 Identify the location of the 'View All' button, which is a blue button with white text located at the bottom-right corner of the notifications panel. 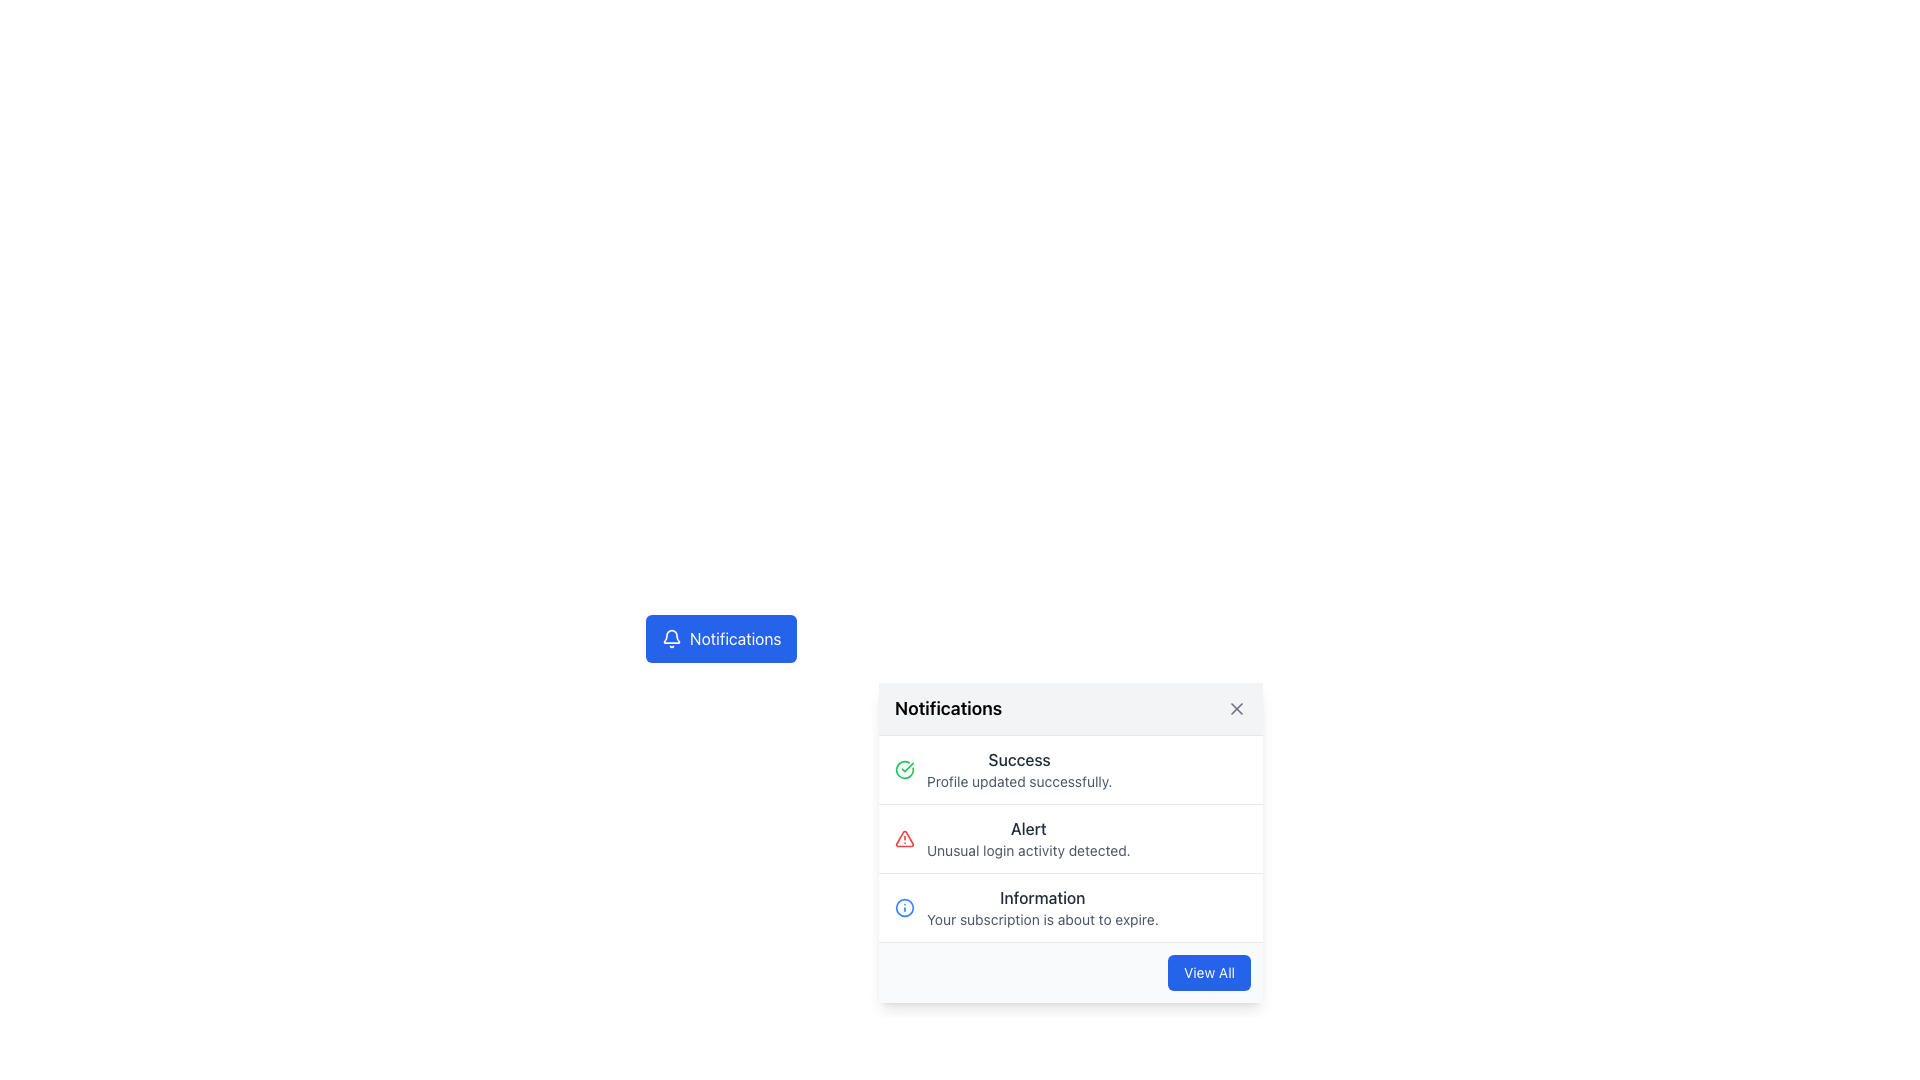
(1208, 971).